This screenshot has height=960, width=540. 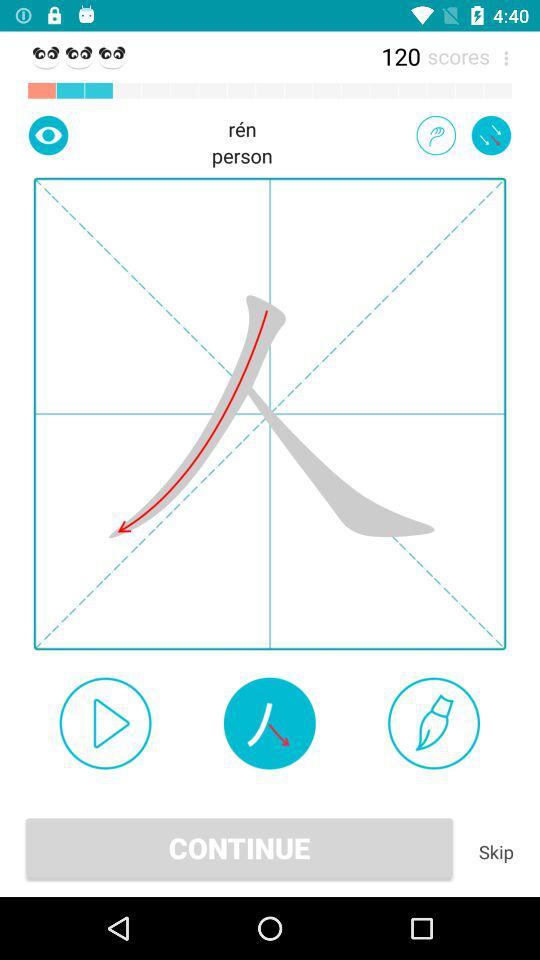 What do you see at coordinates (435, 134) in the screenshot?
I see `the item next to the person icon` at bounding box center [435, 134].